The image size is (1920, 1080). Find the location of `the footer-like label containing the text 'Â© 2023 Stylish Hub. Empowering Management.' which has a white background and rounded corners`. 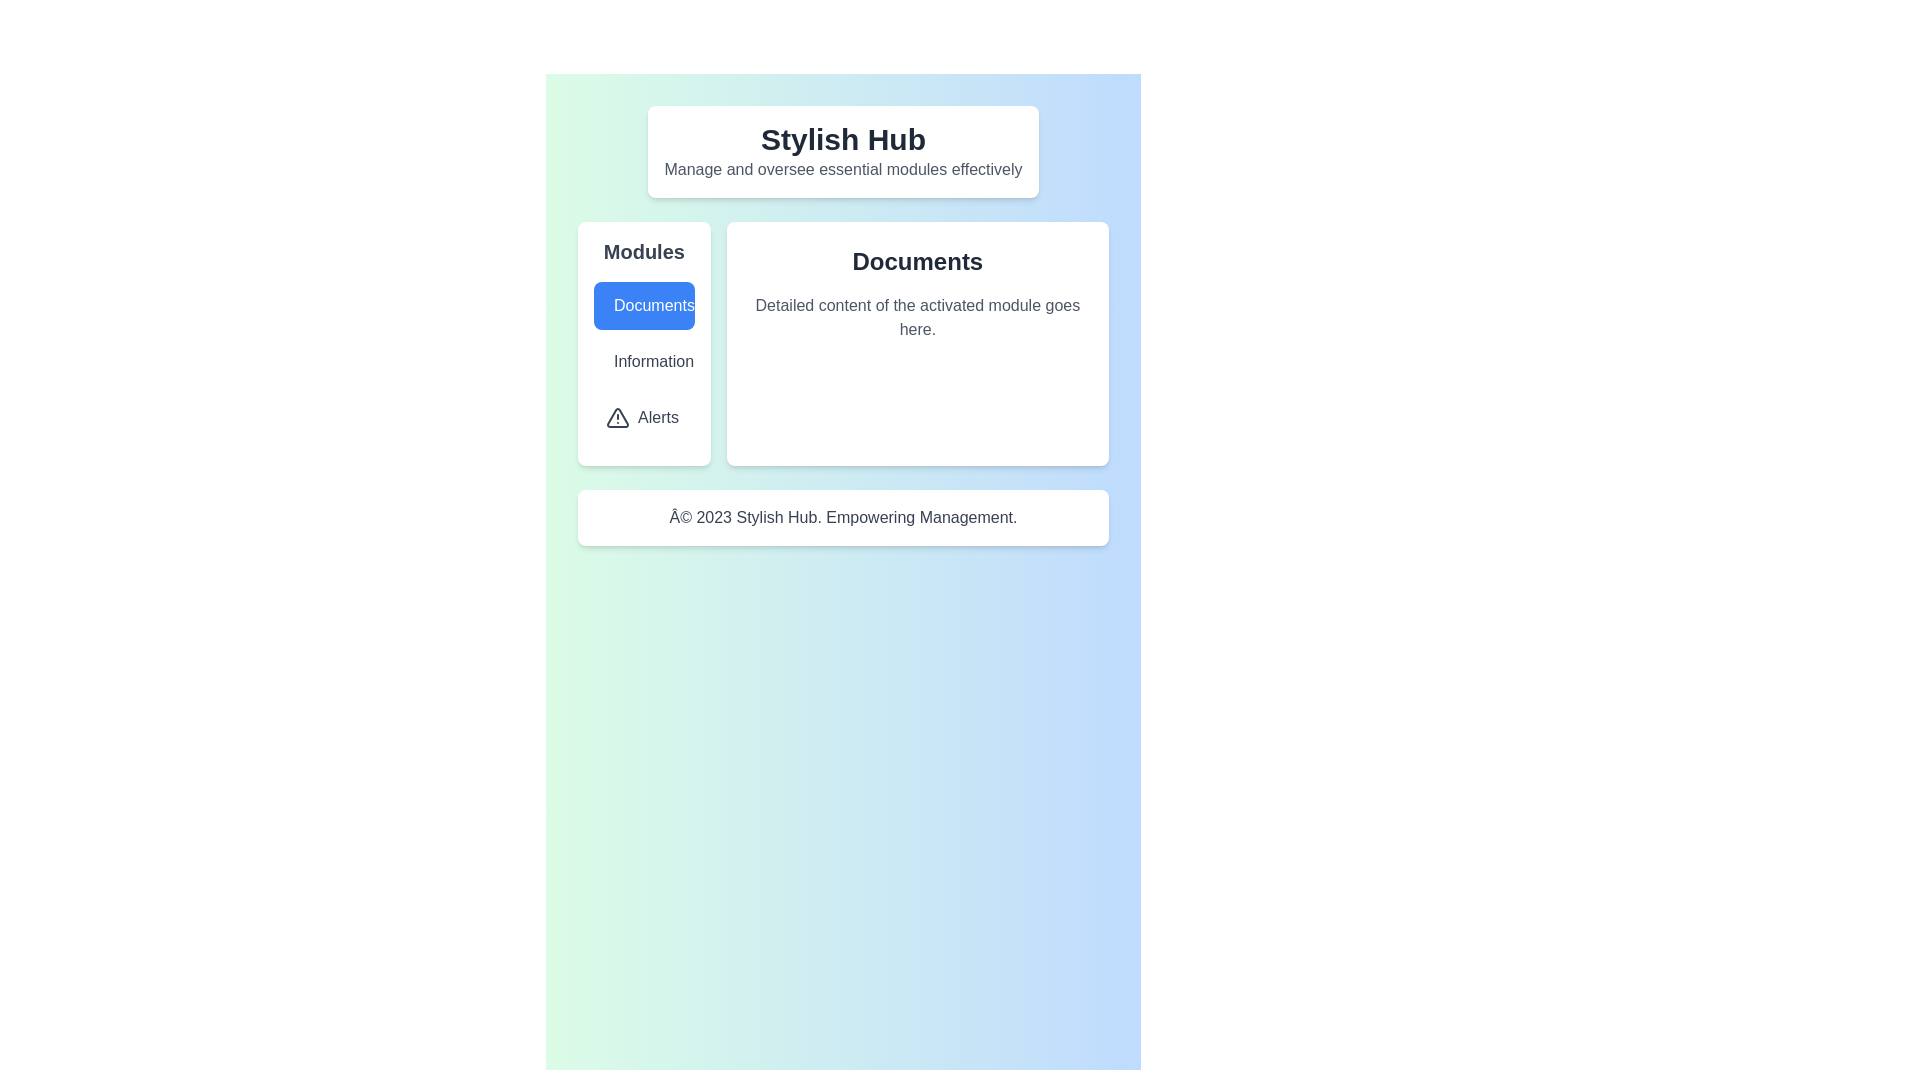

the footer-like label containing the text 'Â© 2023 Stylish Hub. Empowering Management.' which has a white background and rounded corners is located at coordinates (843, 516).